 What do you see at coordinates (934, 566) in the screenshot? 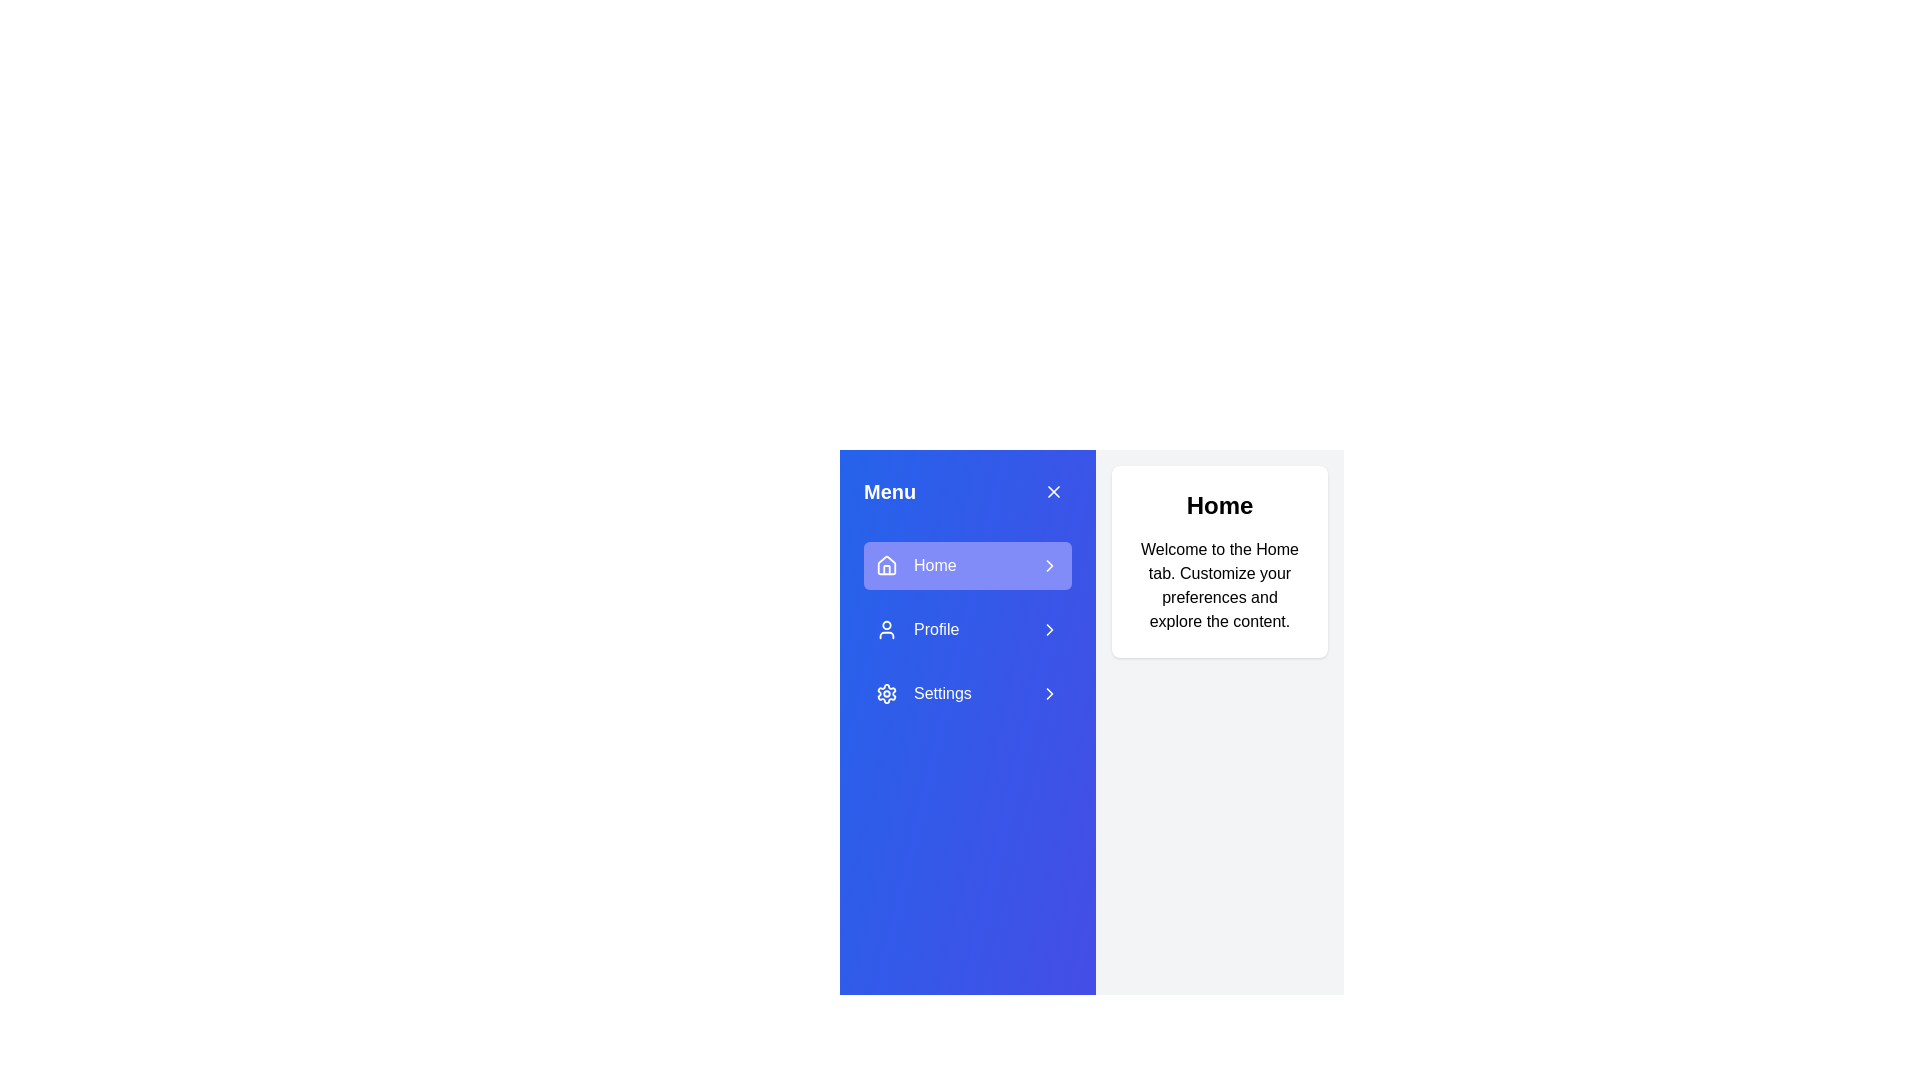
I see `the 'Home' navigation text label element, which is part of a button-like structure in the menu, to initiate navigation` at bounding box center [934, 566].